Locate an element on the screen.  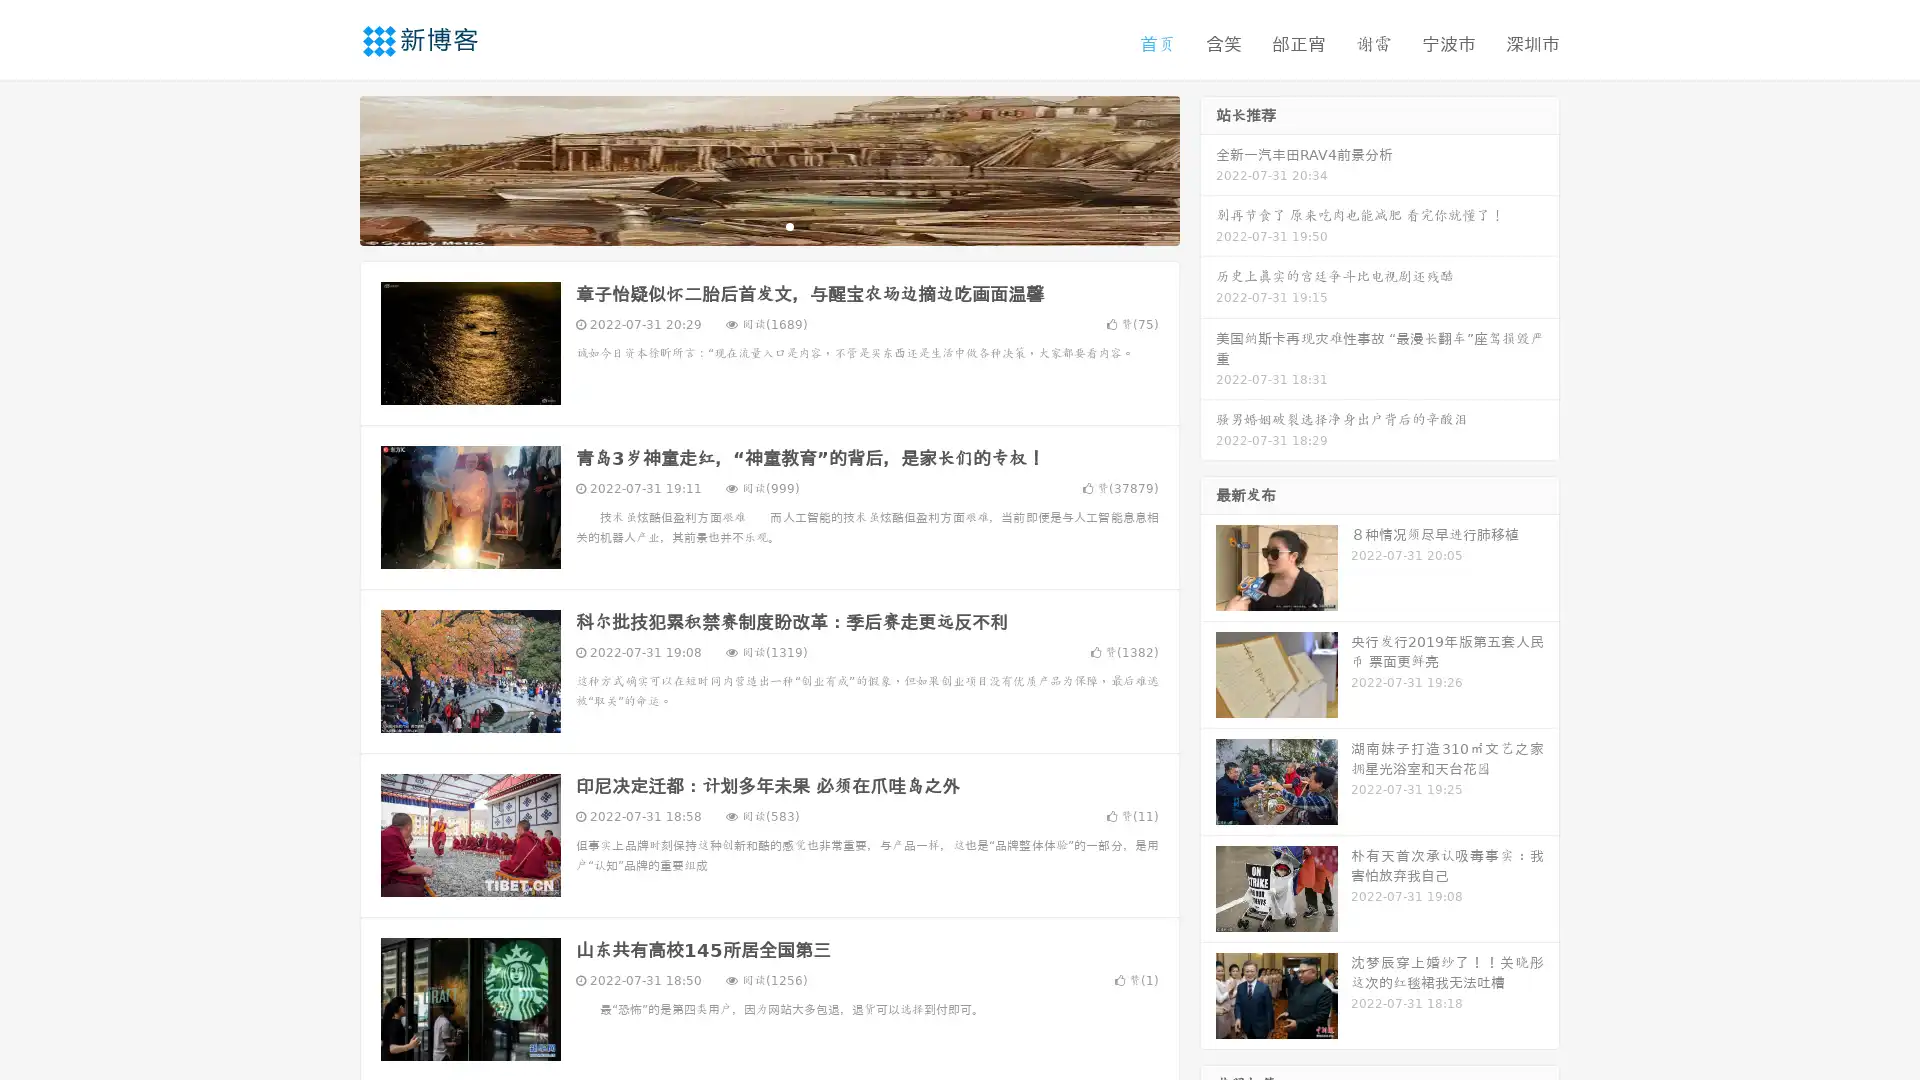
Next slide is located at coordinates (1208, 168).